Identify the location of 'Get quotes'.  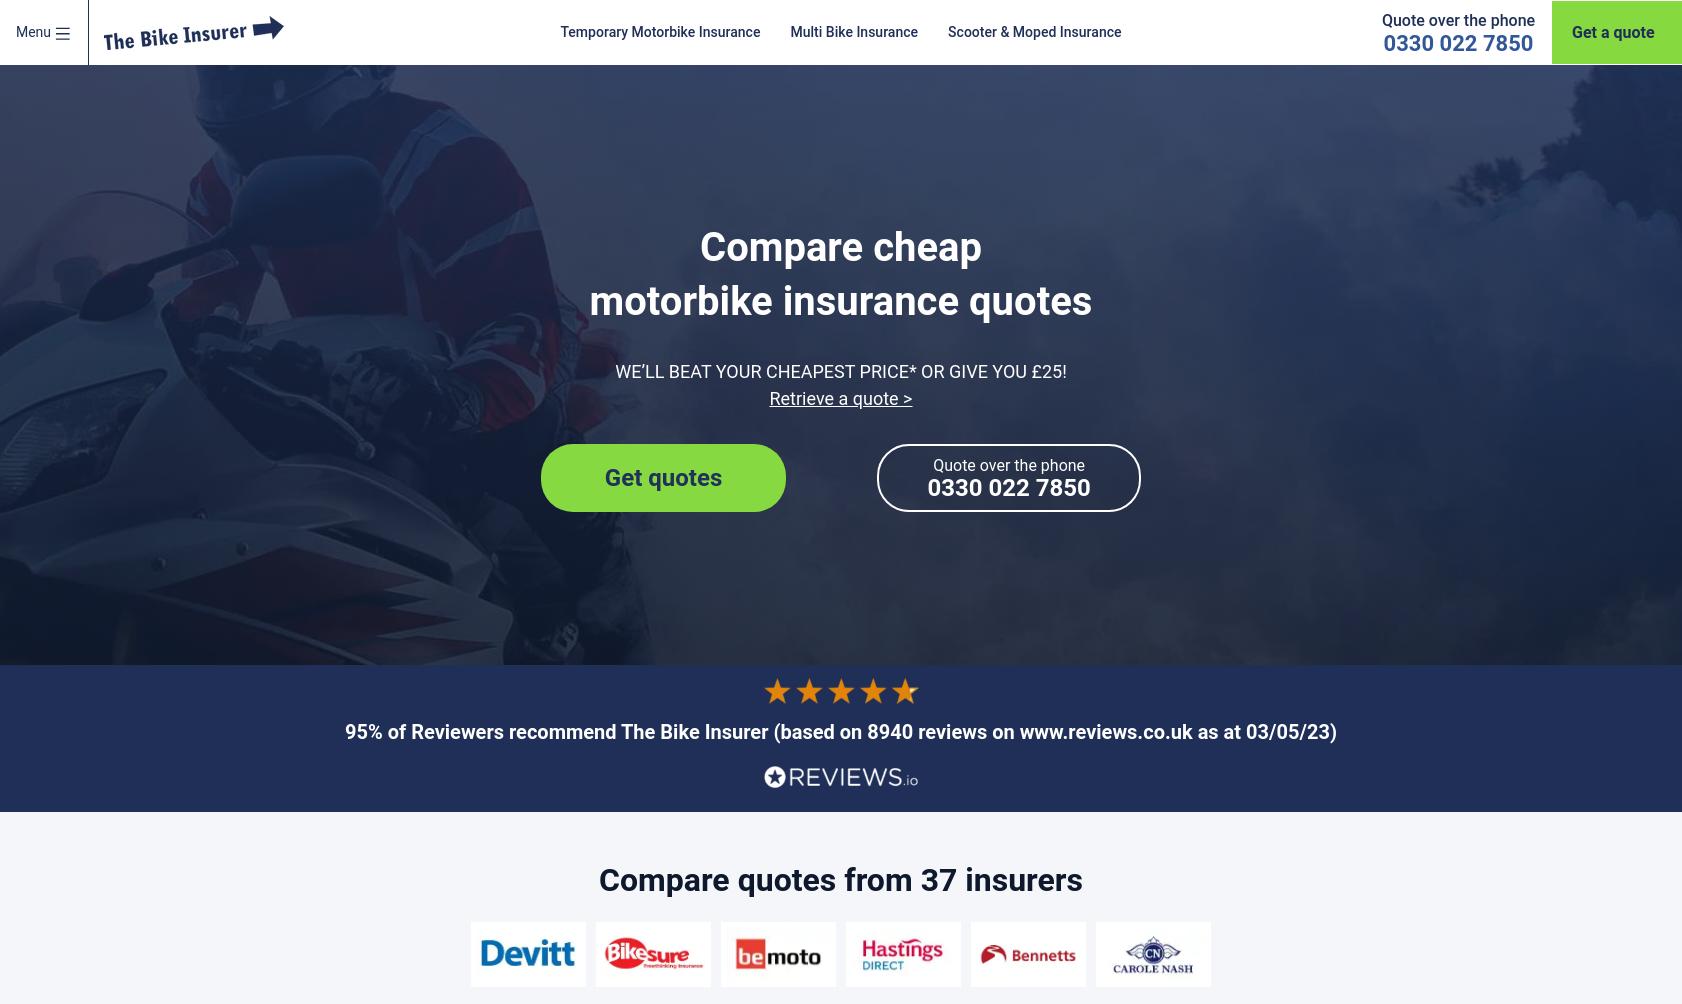
(604, 477).